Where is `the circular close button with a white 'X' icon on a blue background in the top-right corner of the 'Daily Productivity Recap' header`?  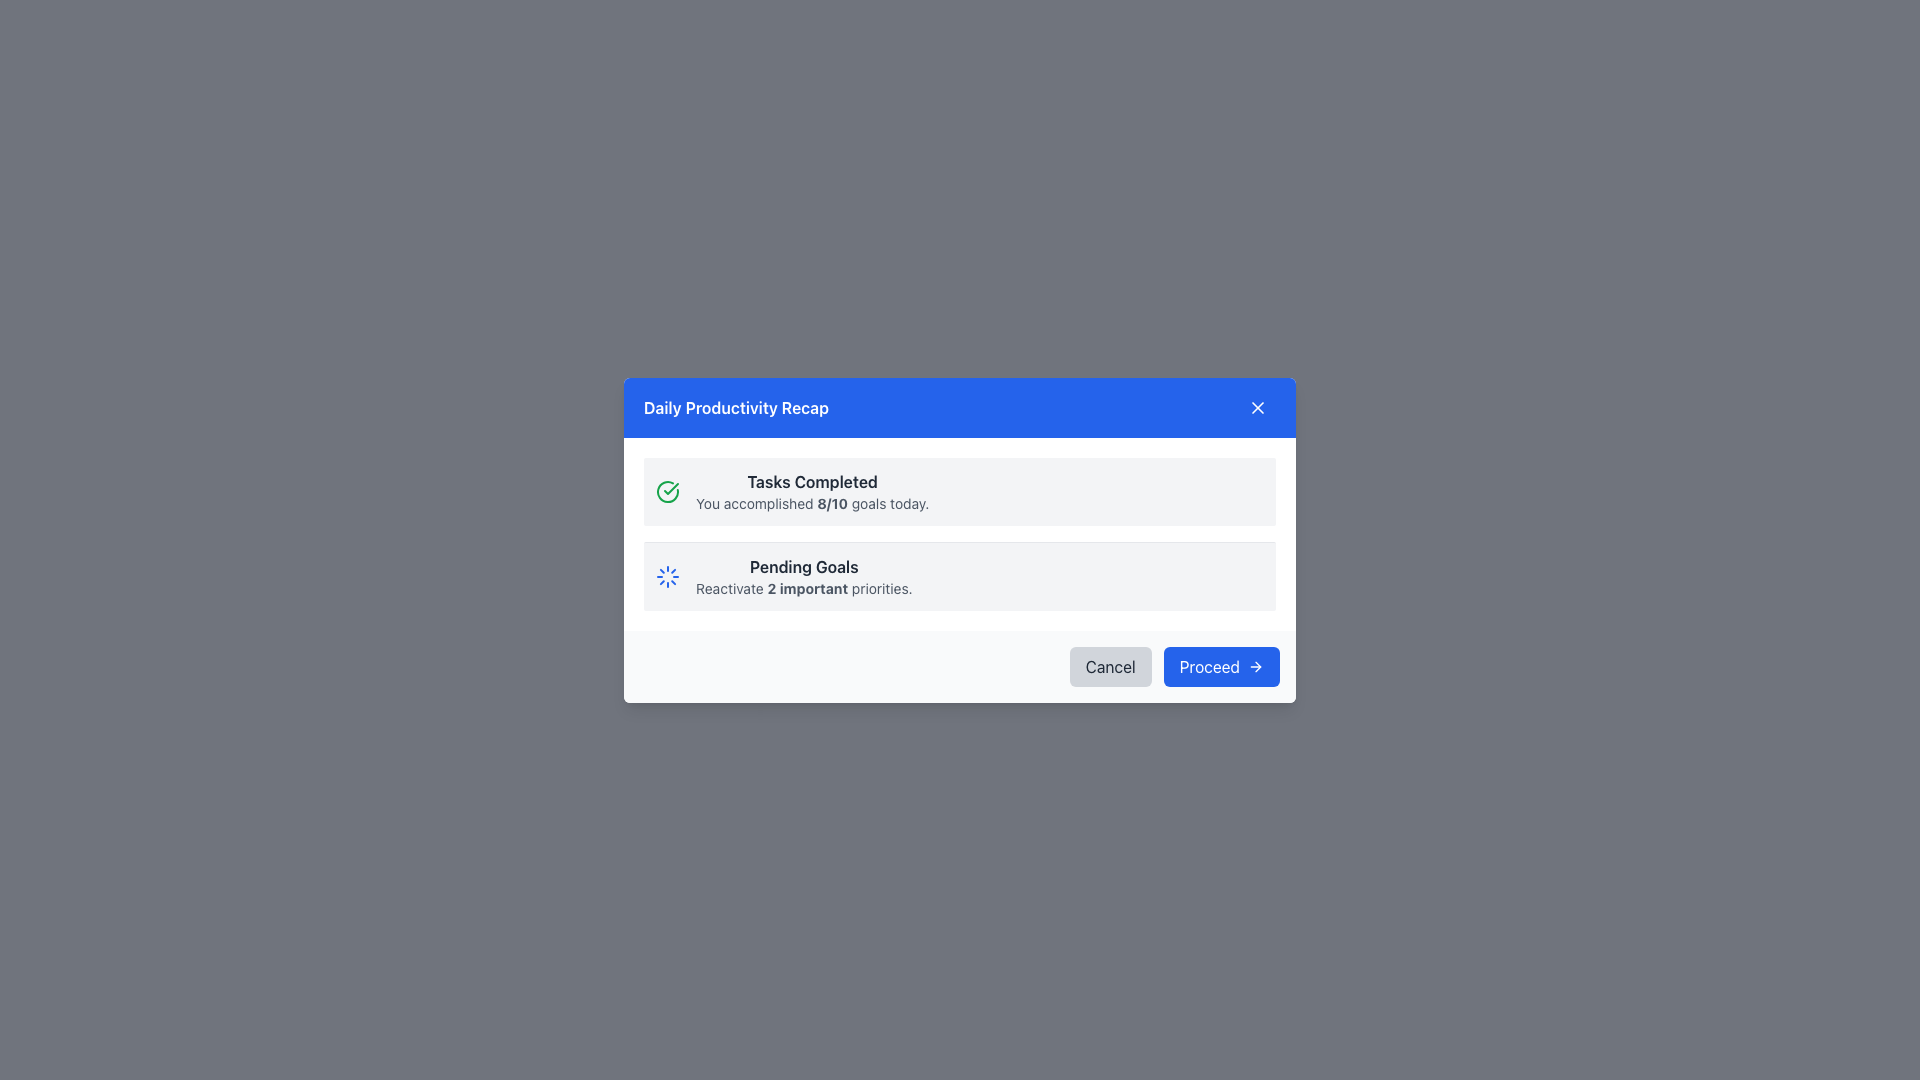 the circular close button with a white 'X' icon on a blue background in the top-right corner of the 'Daily Productivity Recap' header is located at coordinates (1256, 406).